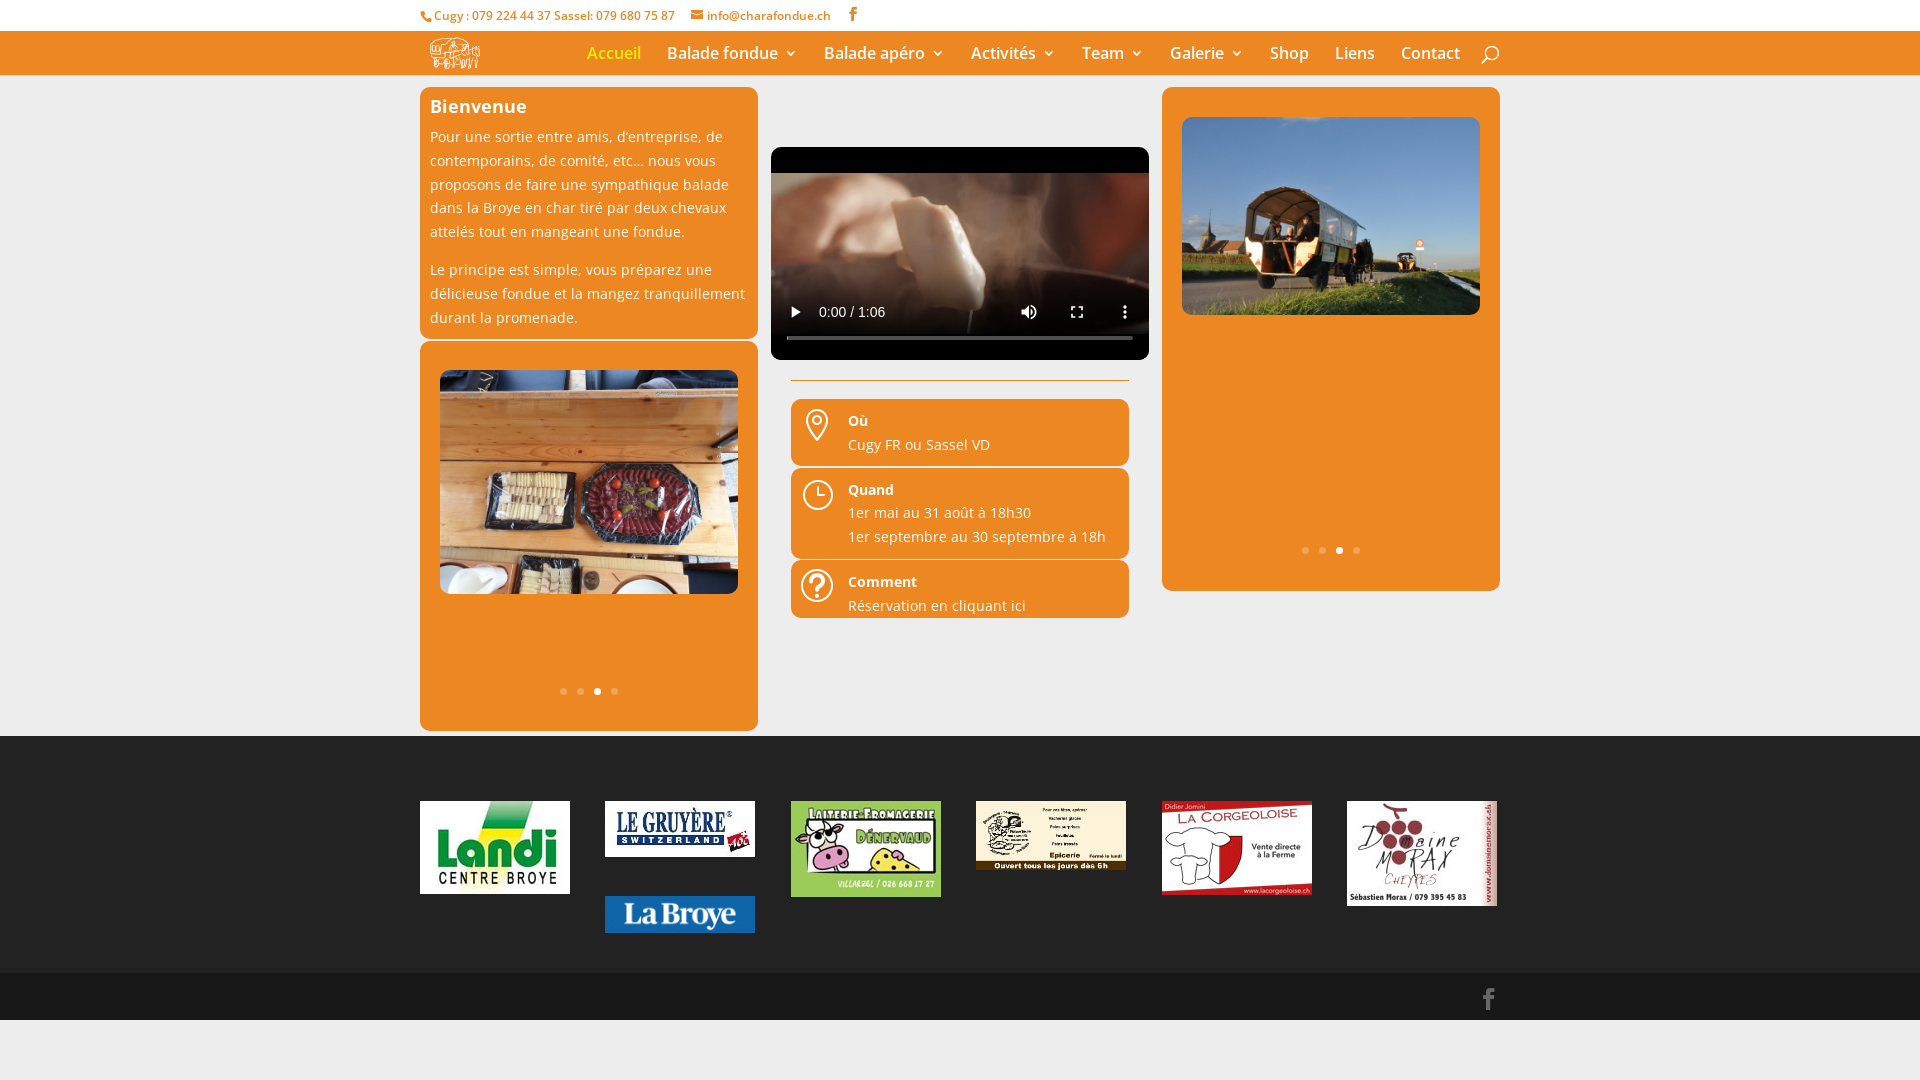 Image resolution: width=1920 pixels, height=1080 pixels. I want to click on 'Galerie', so click(1205, 59).